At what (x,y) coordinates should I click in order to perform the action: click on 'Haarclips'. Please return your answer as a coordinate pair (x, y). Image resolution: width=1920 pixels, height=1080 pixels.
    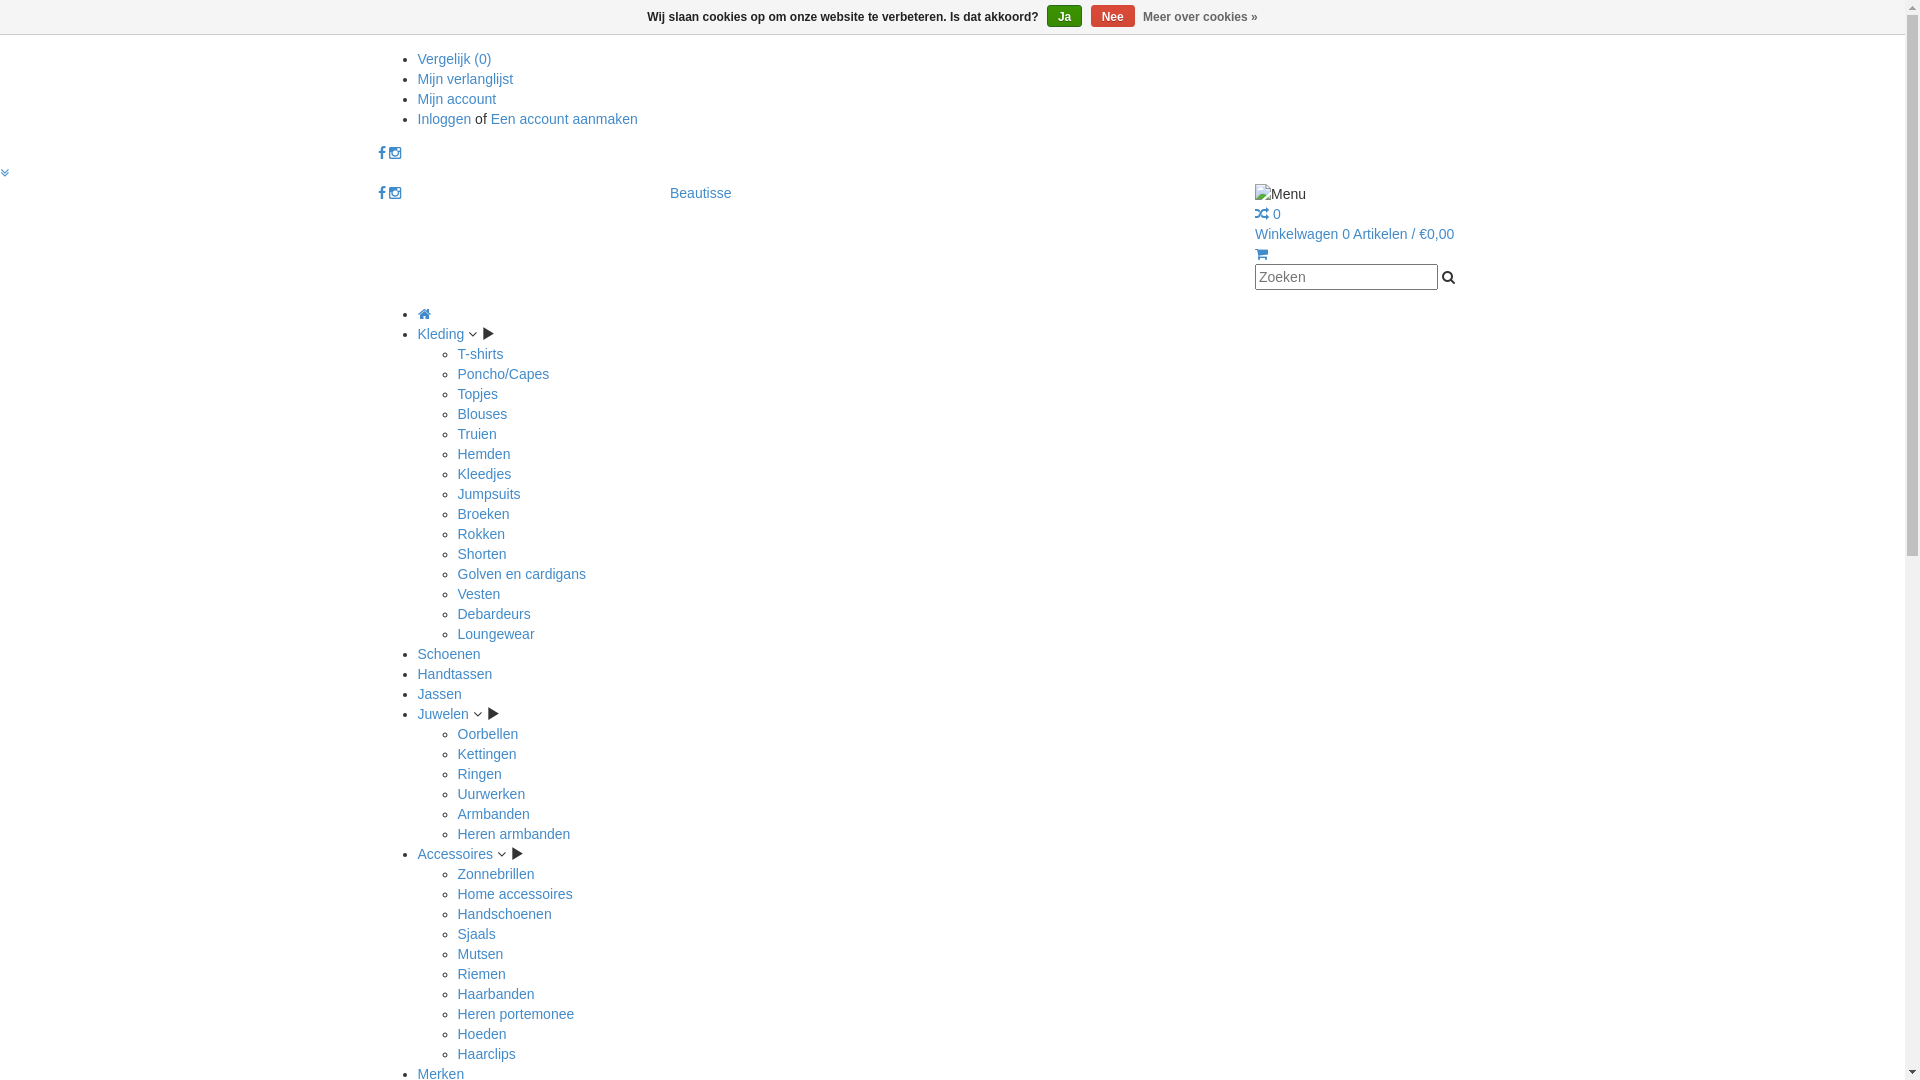
    Looking at the image, I should click on (486, 1052).